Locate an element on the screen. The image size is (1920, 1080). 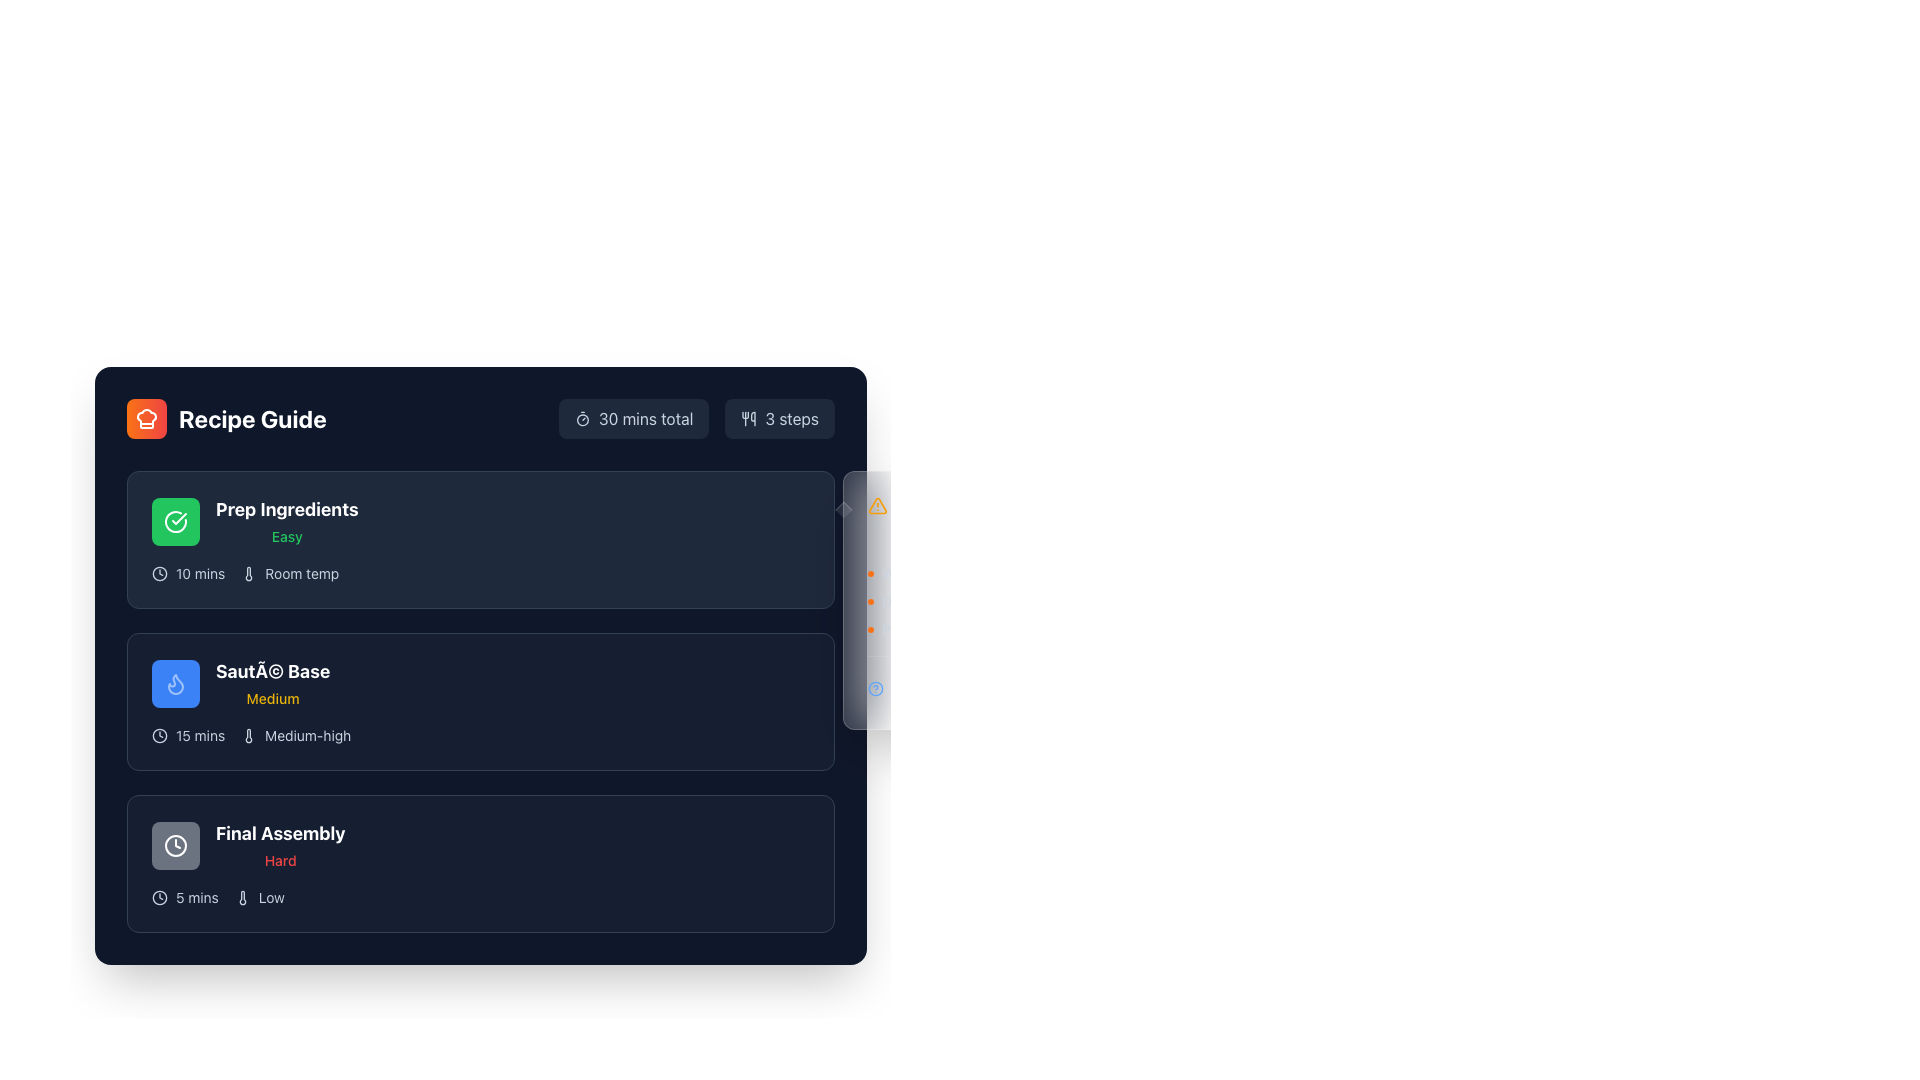
the static informational label displaying the time duration for the 'Prep Ingredients' step in the recipe guide is located at coordinates (188, 574).